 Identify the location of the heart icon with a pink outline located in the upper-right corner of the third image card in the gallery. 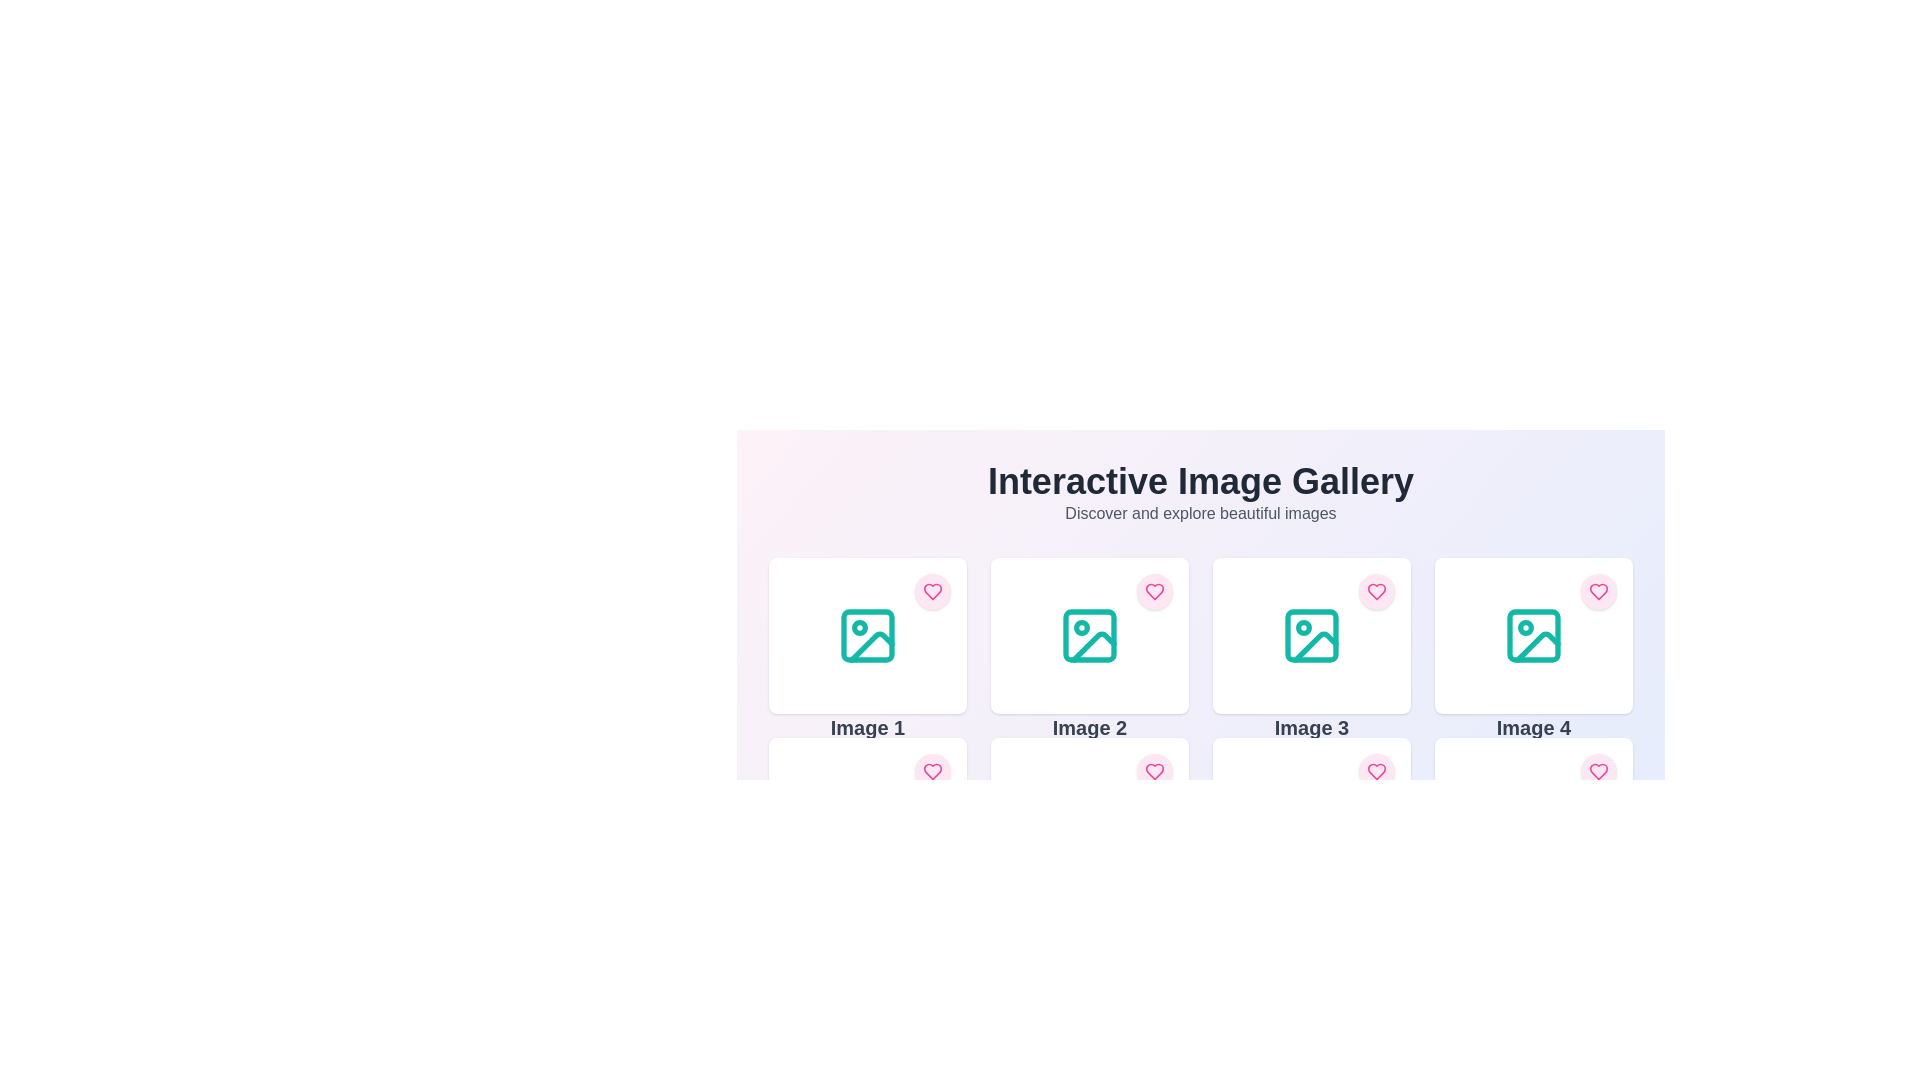
(1376, 590).